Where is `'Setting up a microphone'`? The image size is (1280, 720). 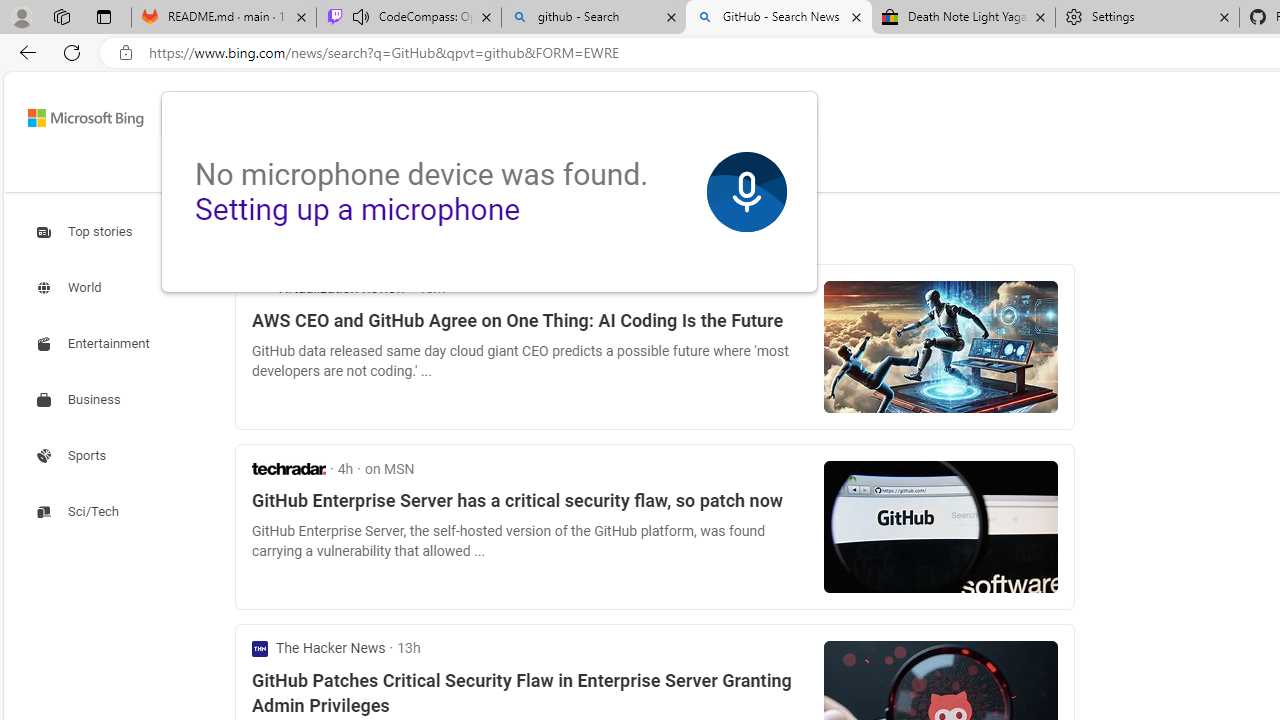 'Setting up a microphone' is located at coordinates (357, 209).